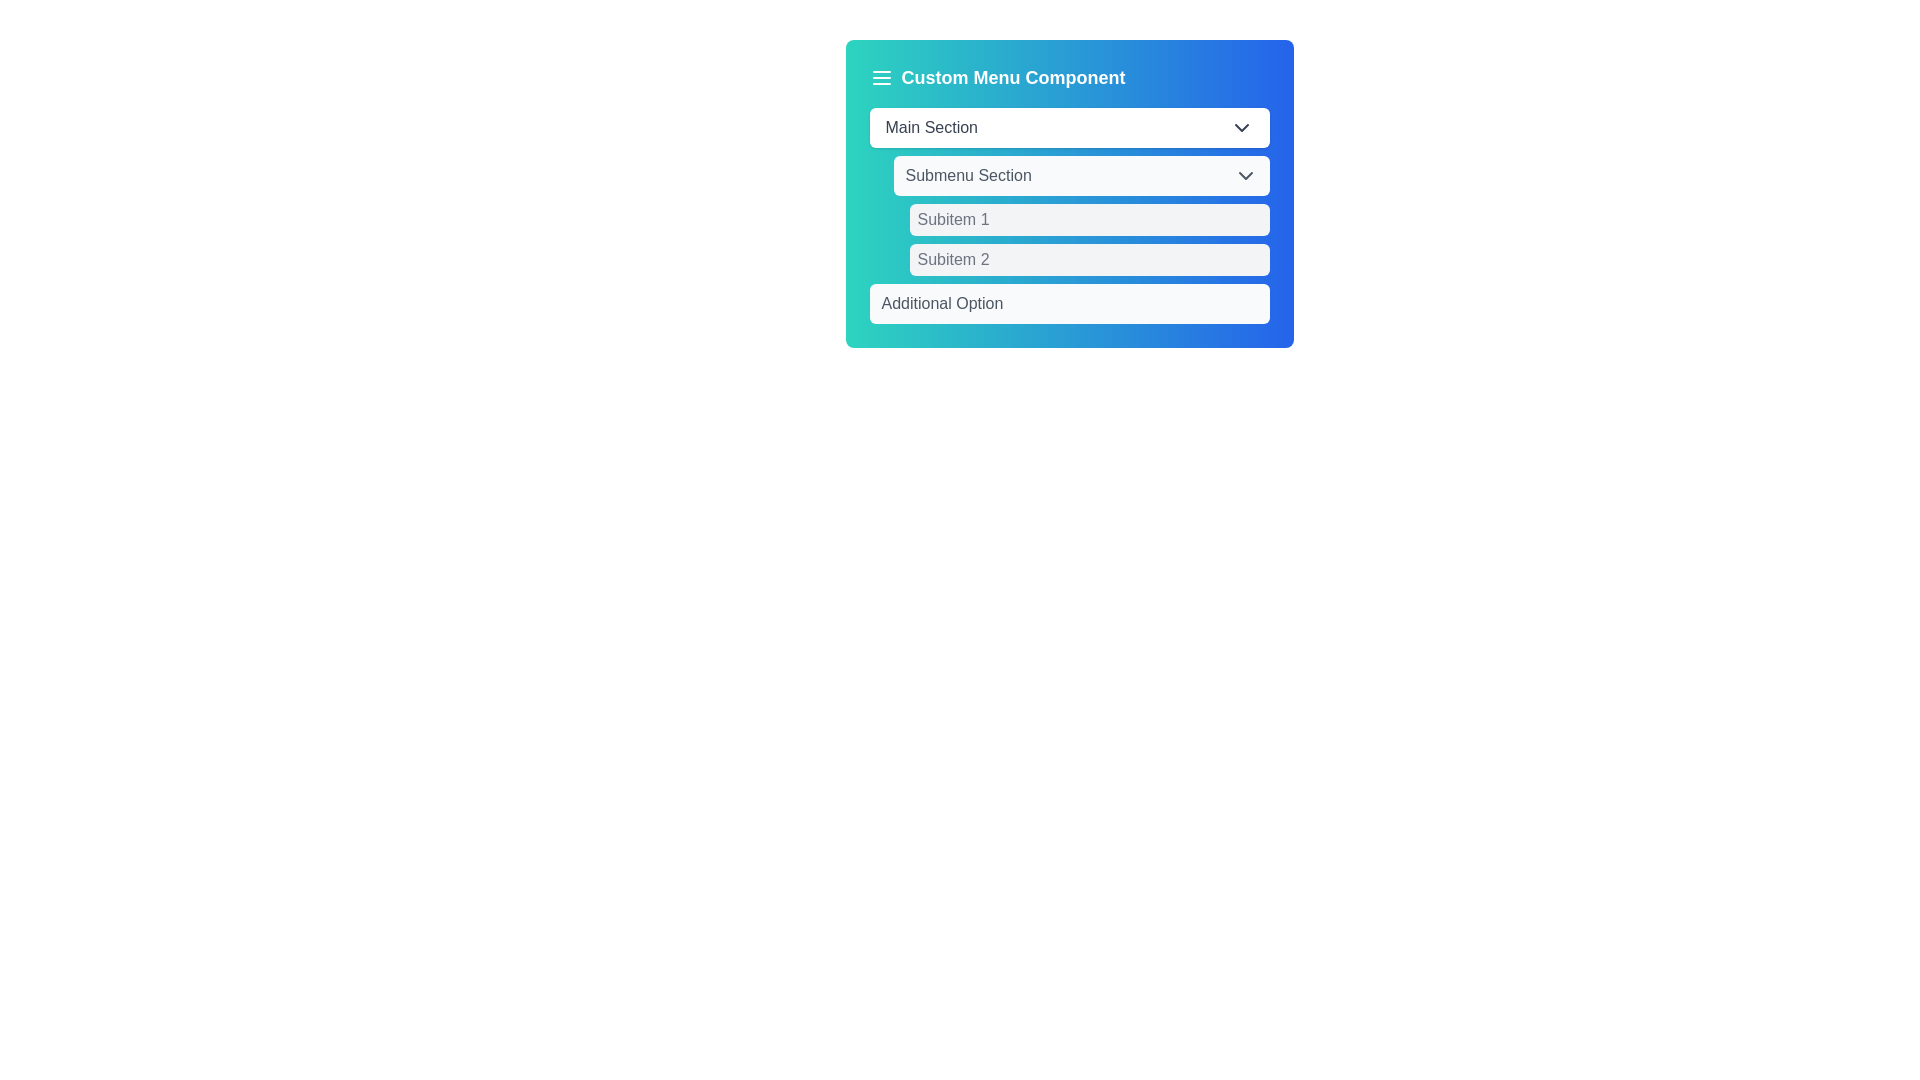  What do you see at coordinates (1240, 127) in the screenshot?
I see `the downward chevron icon indicating the dropdown menu associated with the 'Main Section' menu item to indicate interactivity` at bounding box center [1240, 127].